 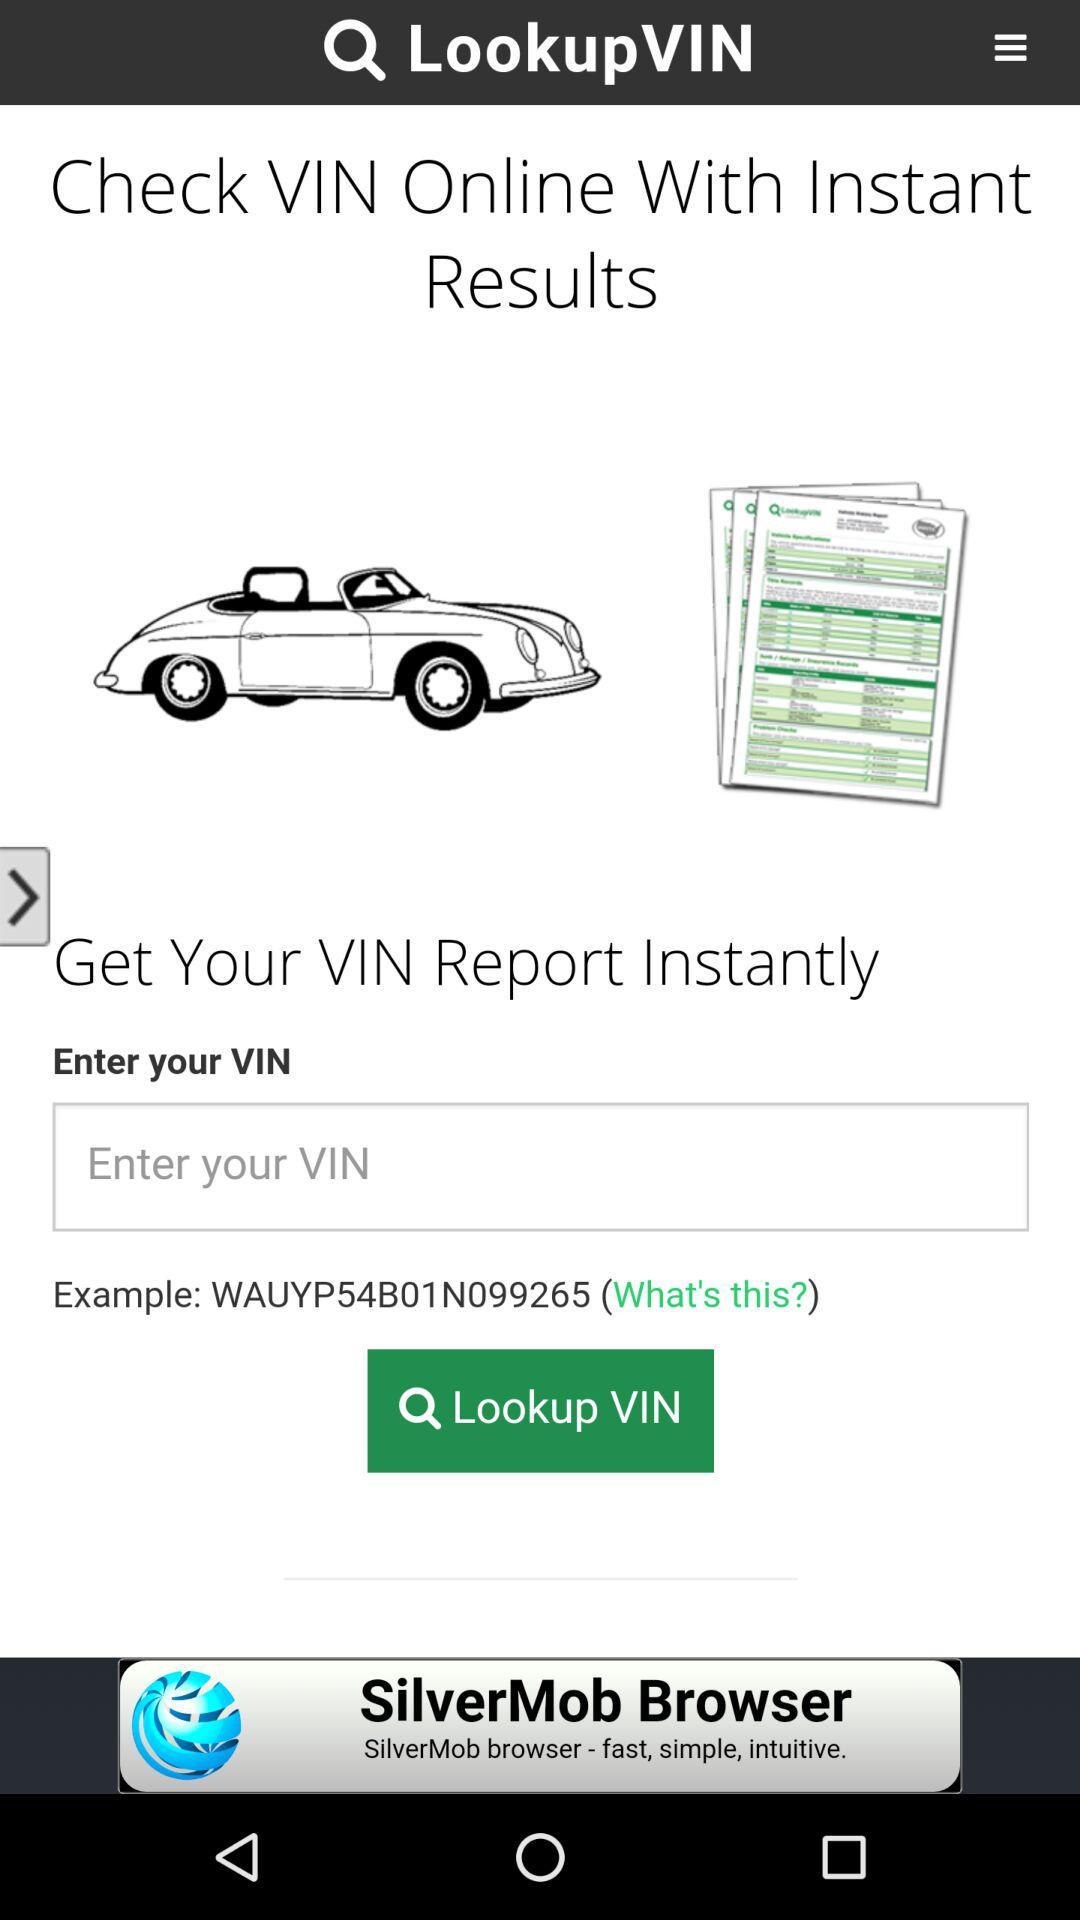 I want to click on advertisement, so click(x=540, y=1725).